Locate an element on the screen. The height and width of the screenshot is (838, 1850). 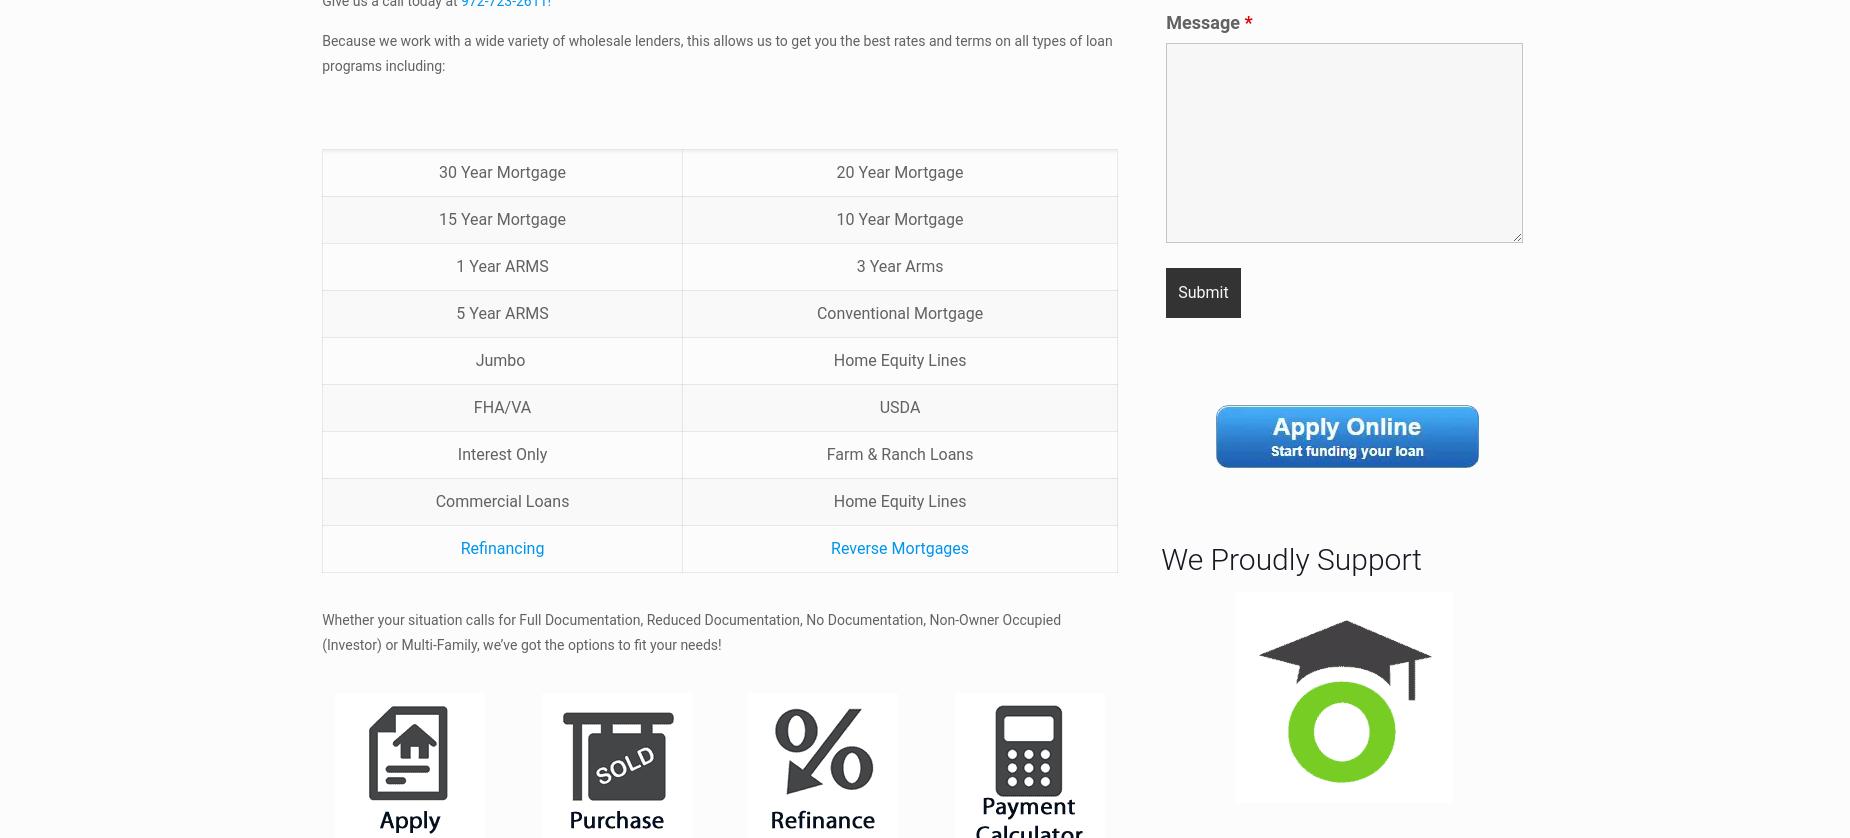
'Conventional Mortgage' is located at coordinates (899, 311).